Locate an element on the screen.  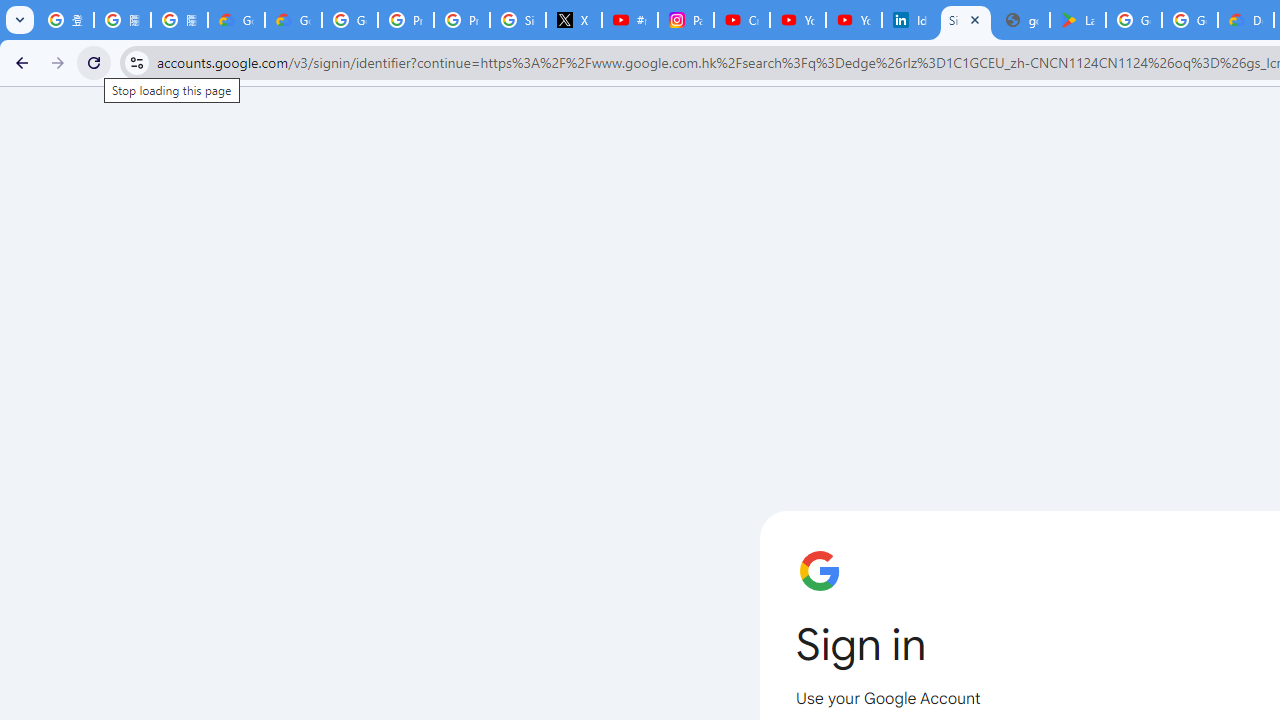
'Last Shelter: Survival - Apps on Google Play' is located at coordinates (1076, 20).